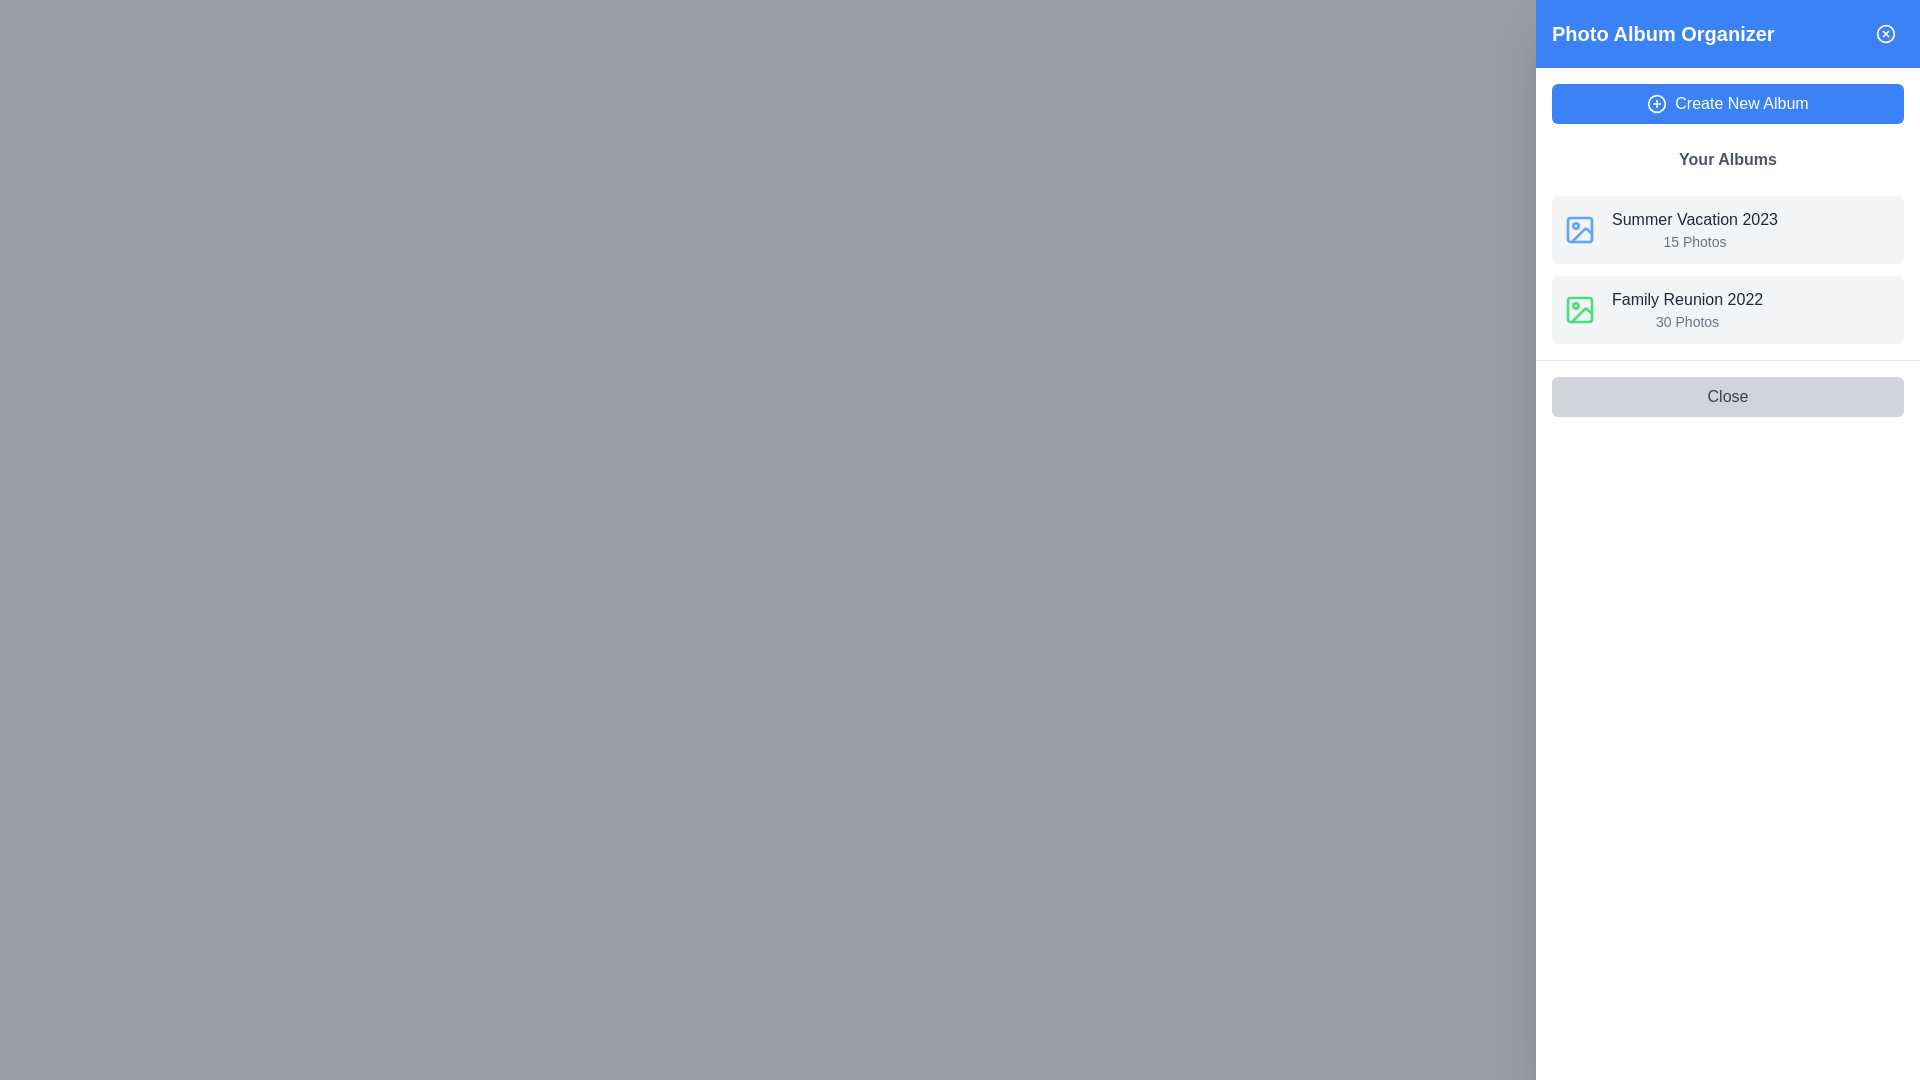  What do you see at coordinates (1657, 104) in the screenshot?
I see `the circular icon with a plus sign, located to the left of the 'Create New Album' button in the sidebar` at bounding box center [1657, 104].